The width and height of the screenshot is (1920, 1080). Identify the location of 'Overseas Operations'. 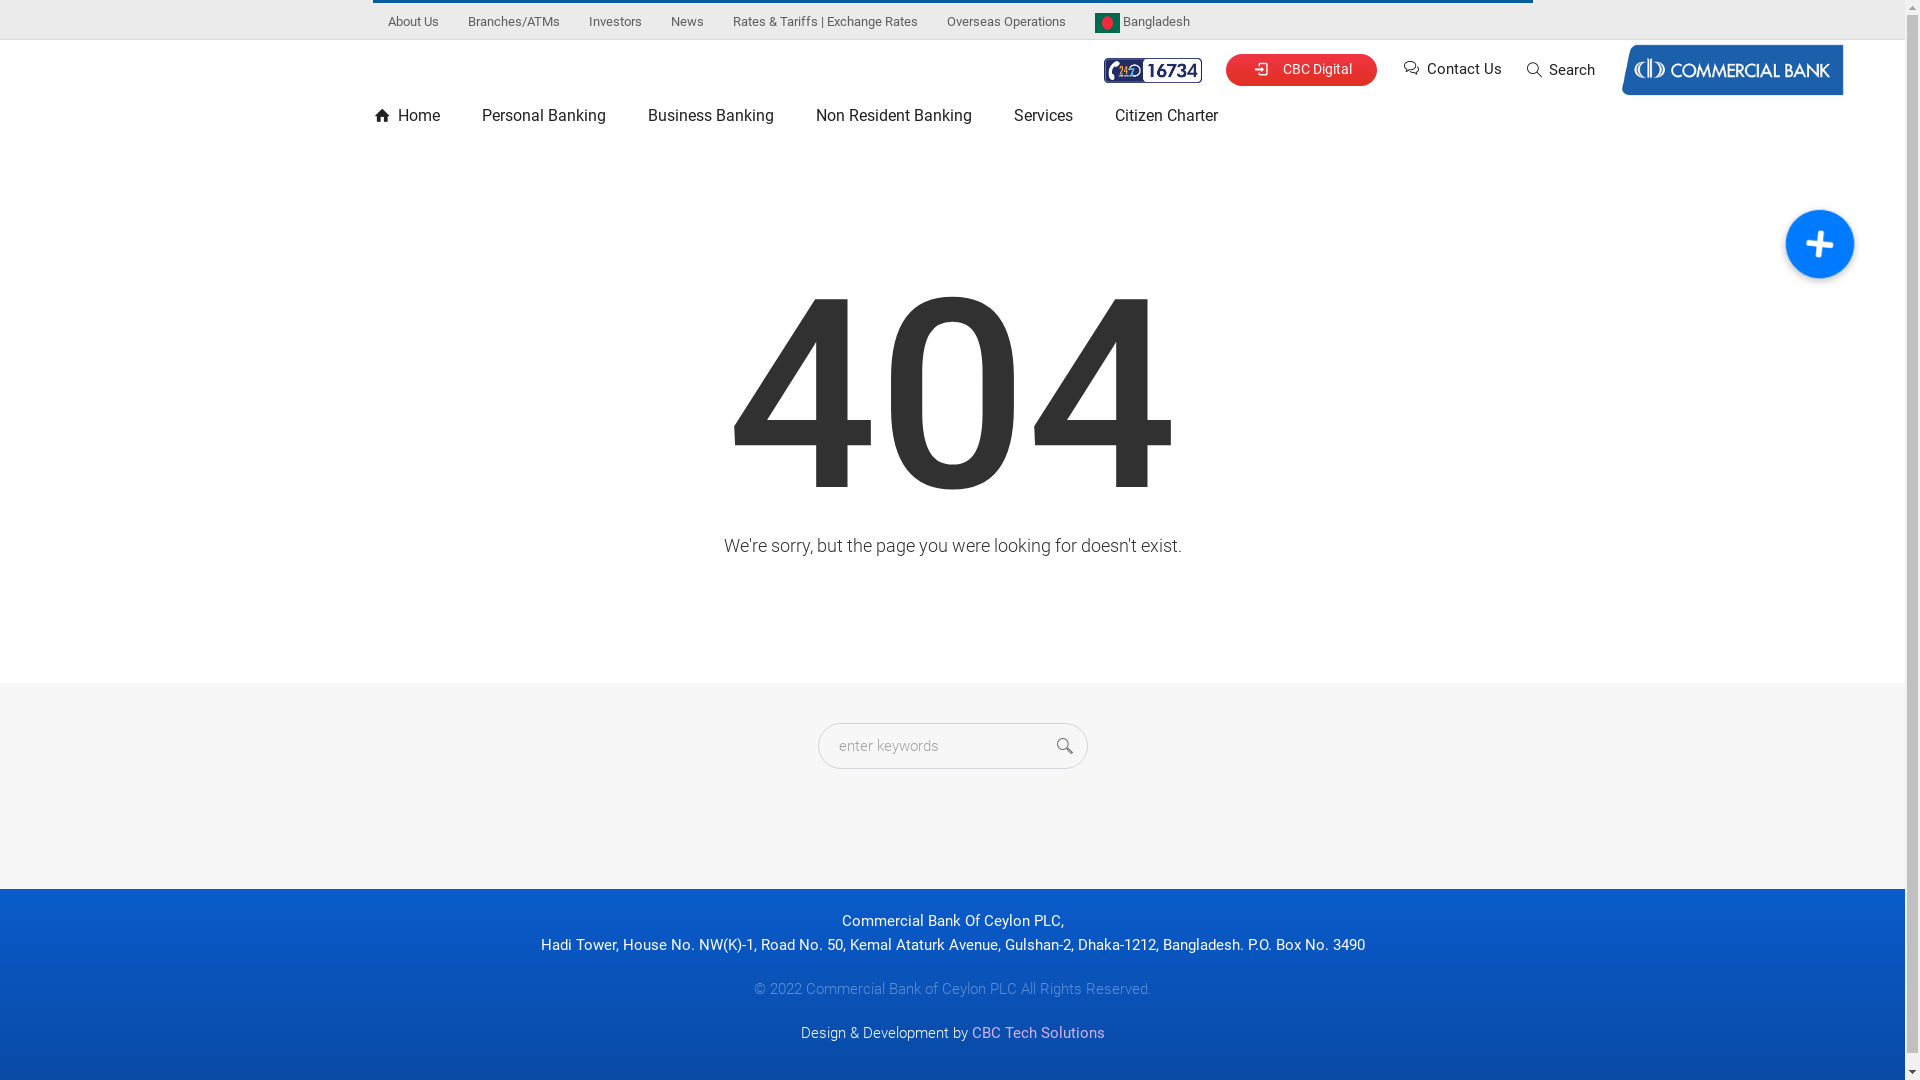
(1005, 21).